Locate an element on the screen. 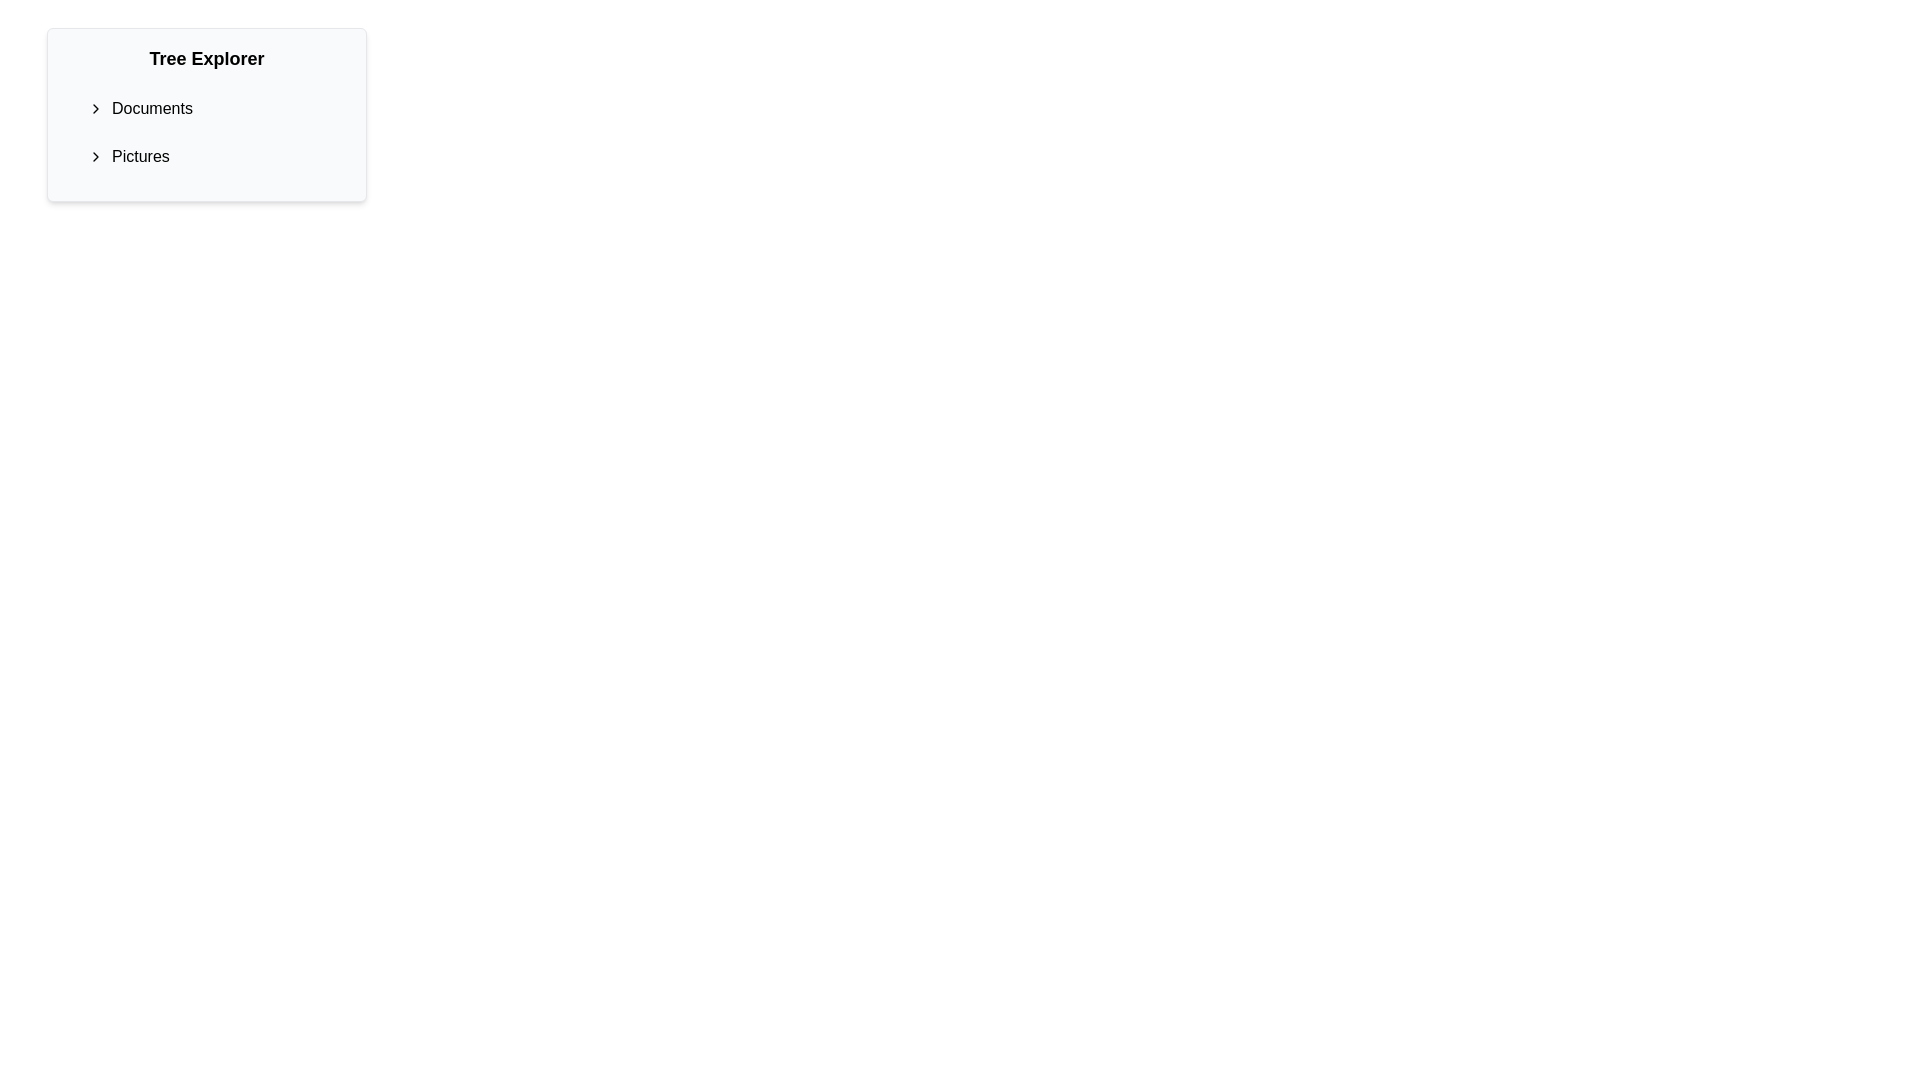 The image size is (1920, 1080). the icon located to the left of the text 'Documents' in the upper left quadrant is located at coordinates (99, 108).